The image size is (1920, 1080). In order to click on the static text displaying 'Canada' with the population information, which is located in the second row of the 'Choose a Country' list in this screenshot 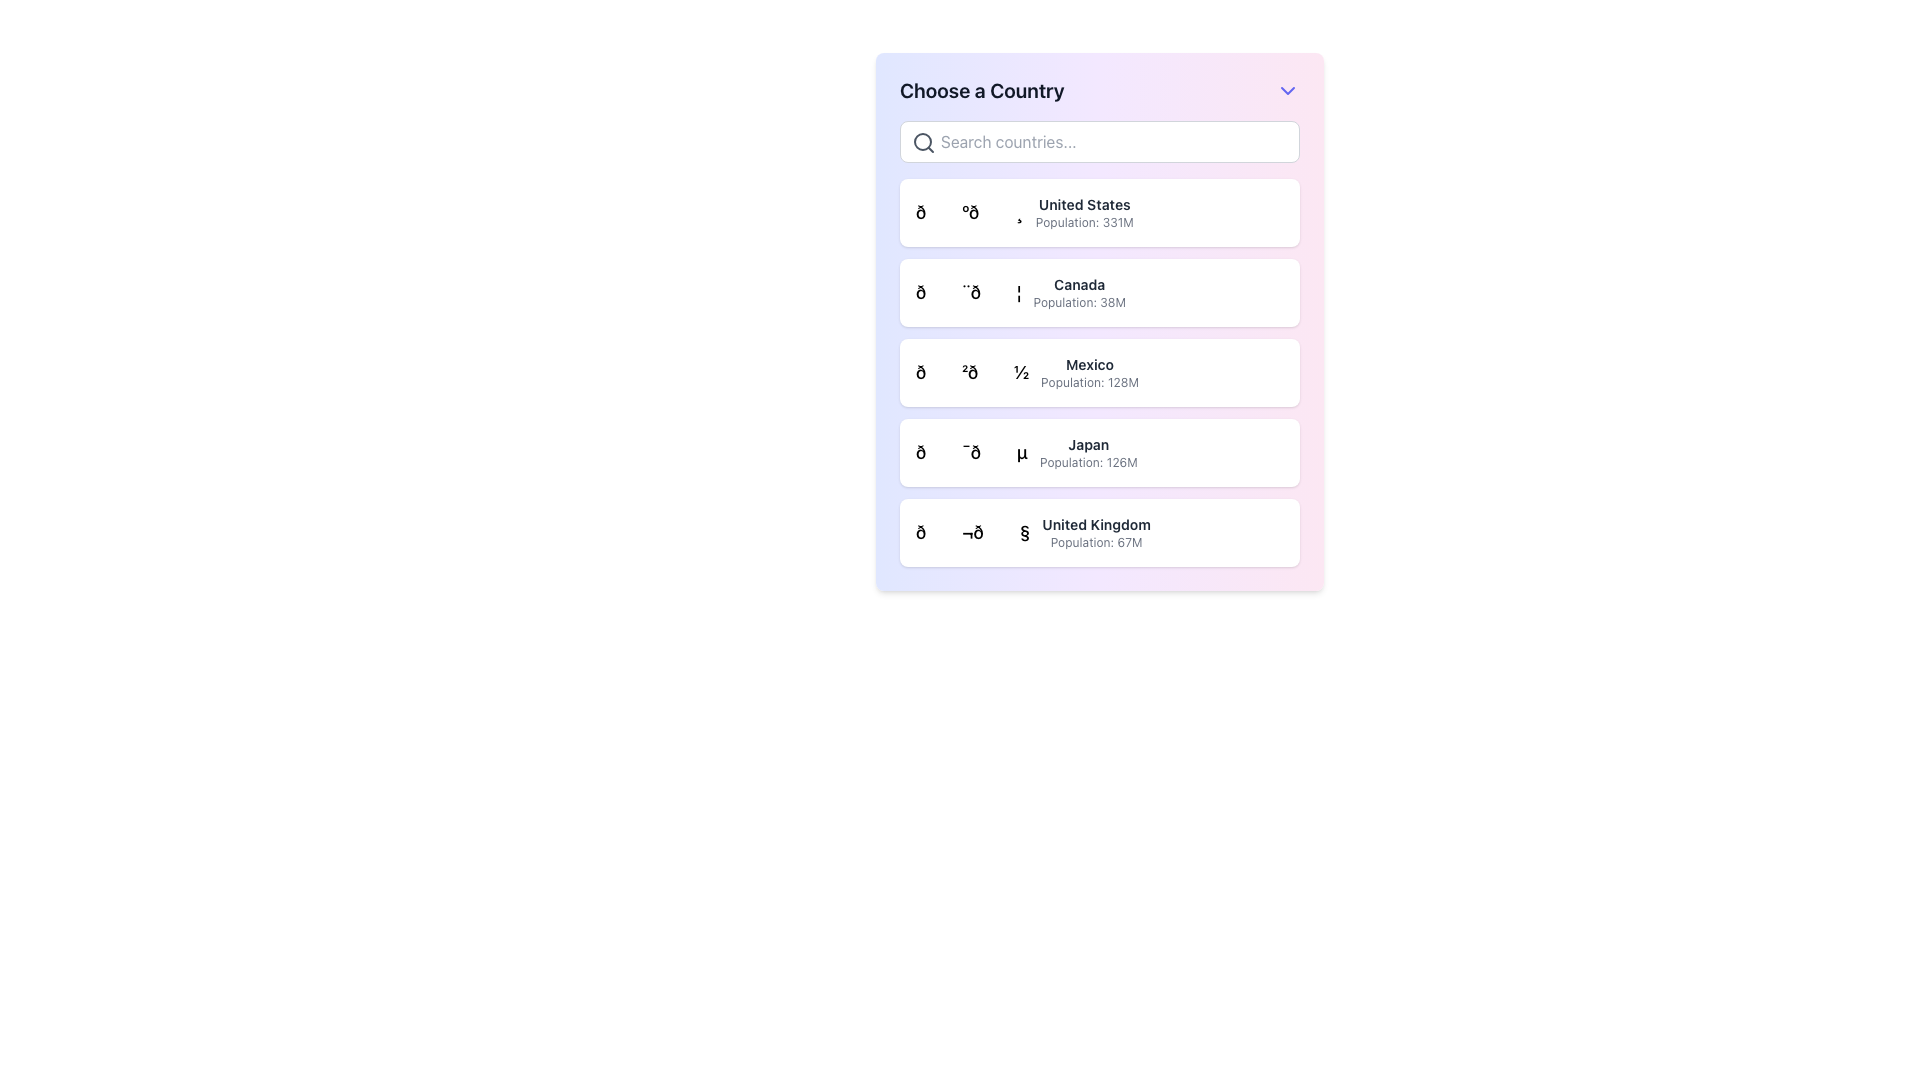, I will do `click(1078, 293)`.